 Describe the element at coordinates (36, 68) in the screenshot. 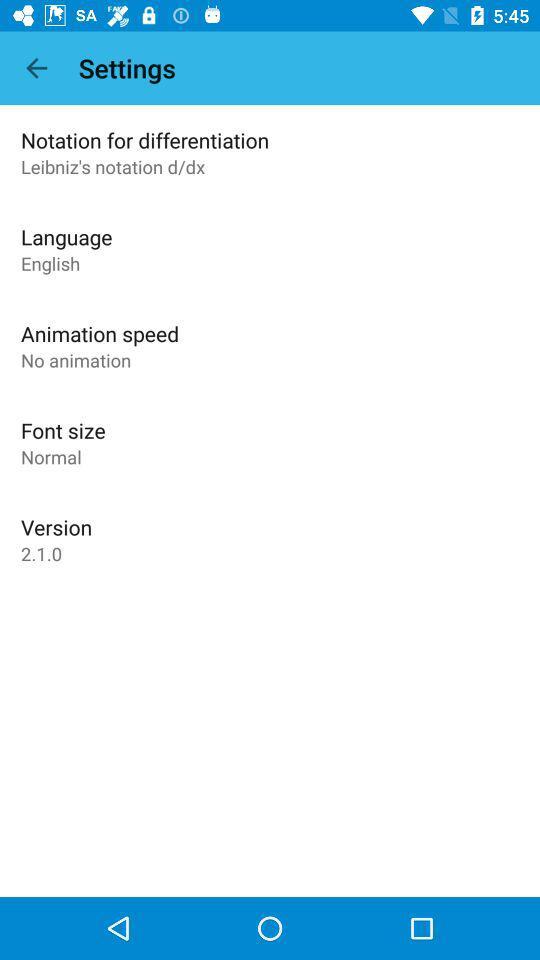

I see `exit settings screen` at that location.